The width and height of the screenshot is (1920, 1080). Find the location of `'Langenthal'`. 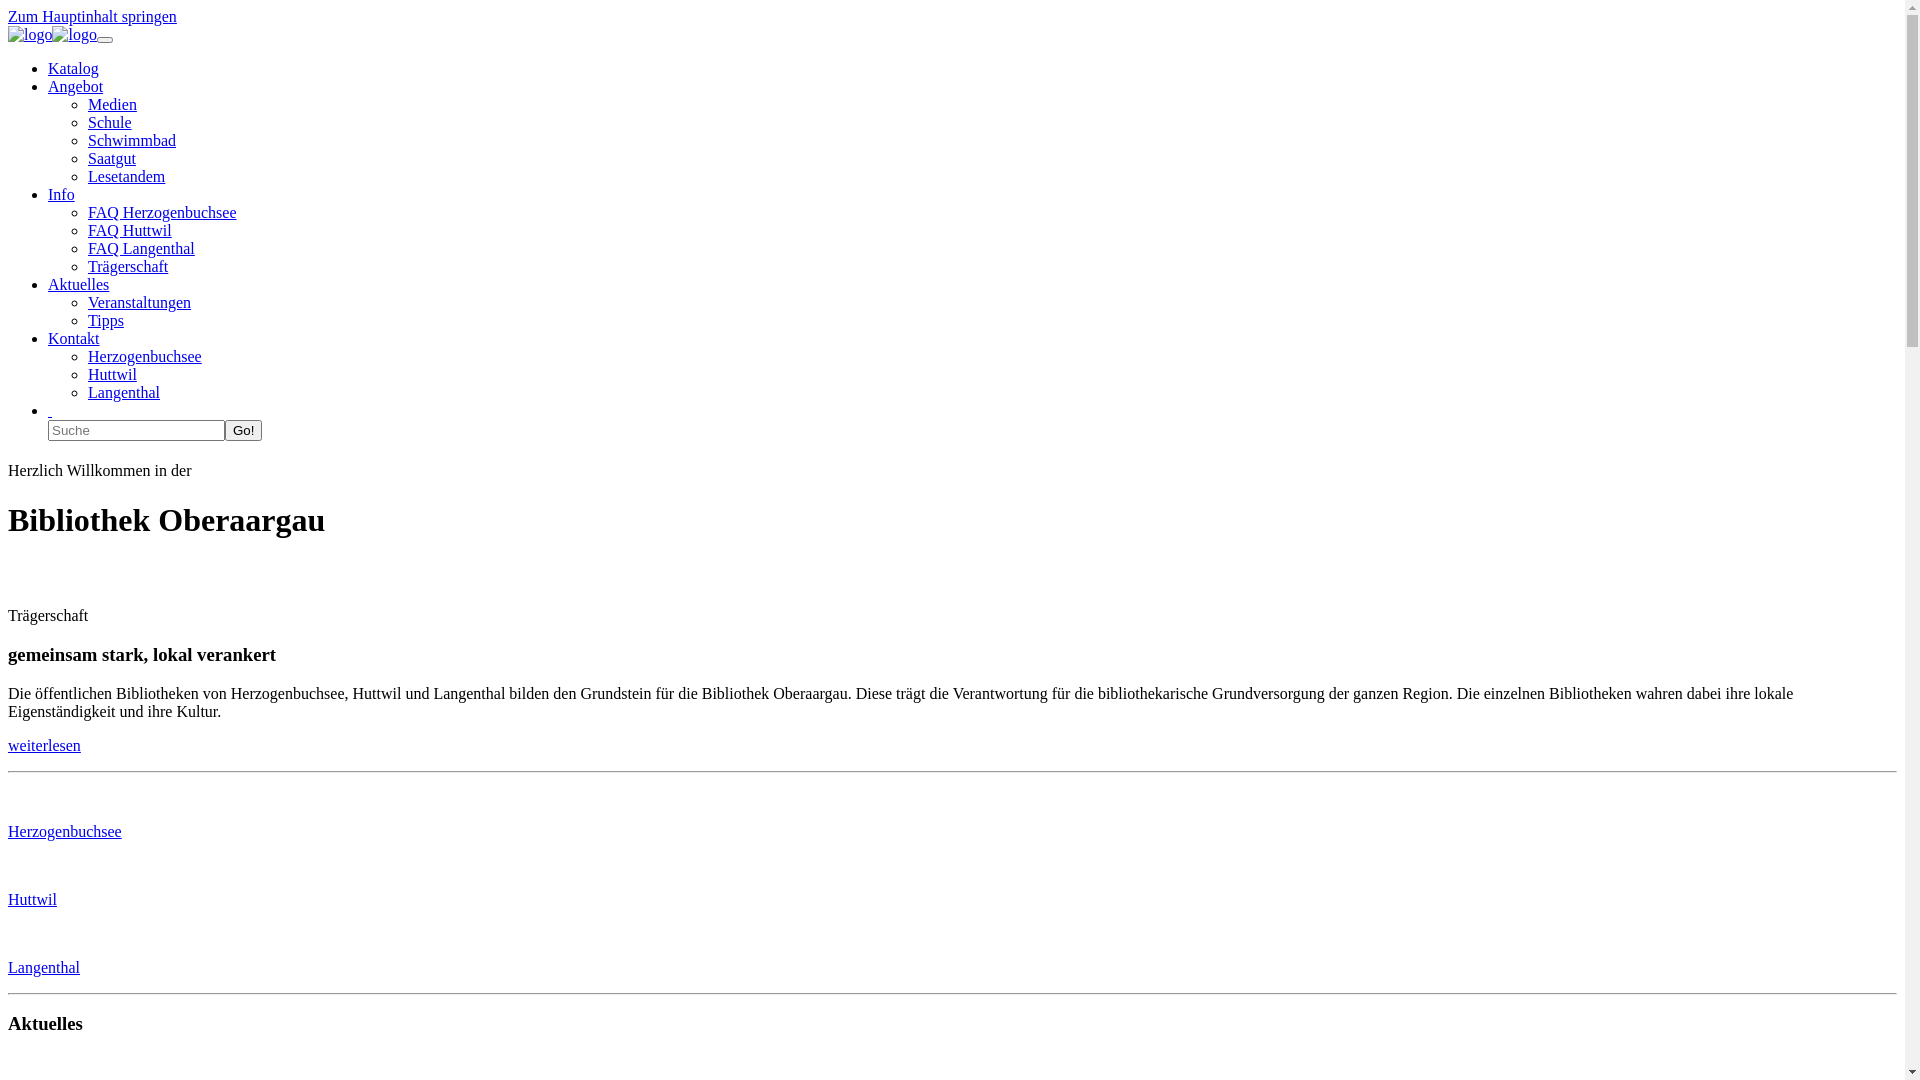

'Langenthal' is located at coordinates (123, 392).